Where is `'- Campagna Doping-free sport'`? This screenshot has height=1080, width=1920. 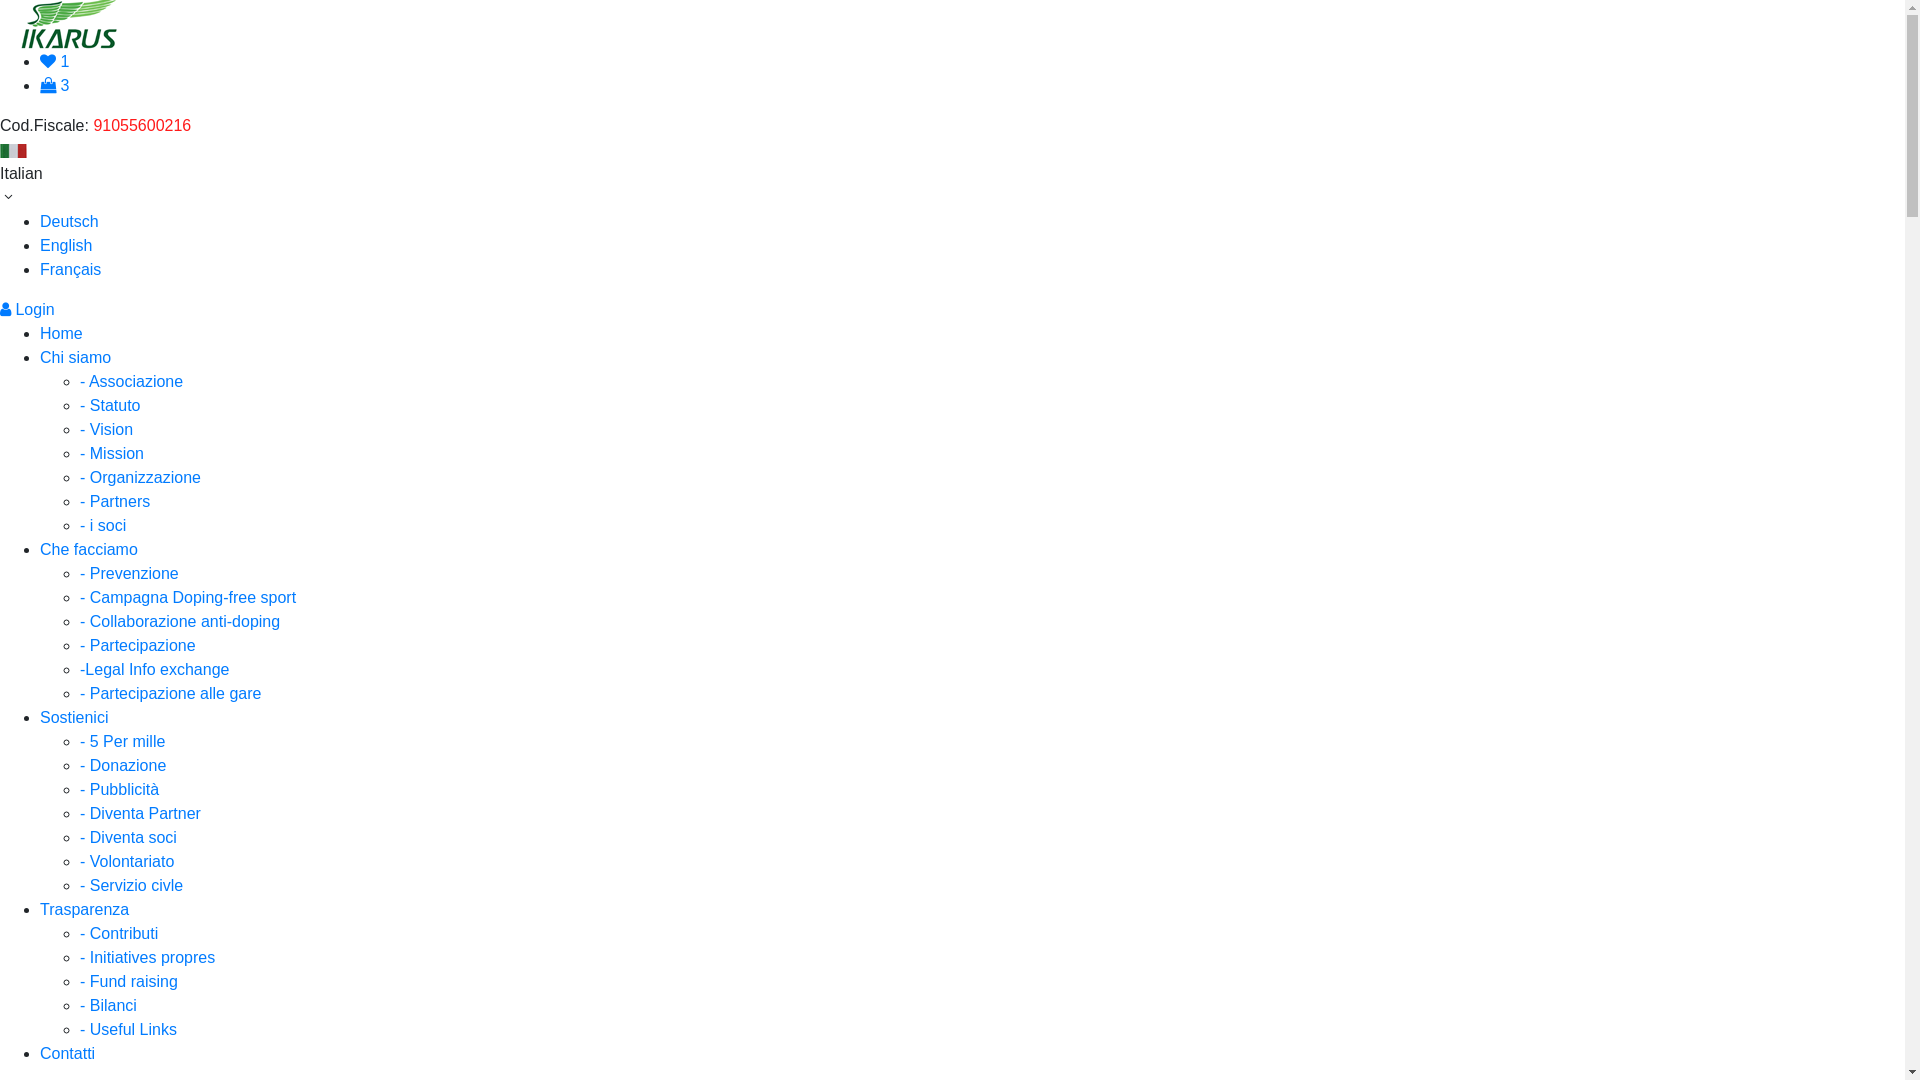
'- Campagna Doping-free sport' is located at coordinates (187, 596).